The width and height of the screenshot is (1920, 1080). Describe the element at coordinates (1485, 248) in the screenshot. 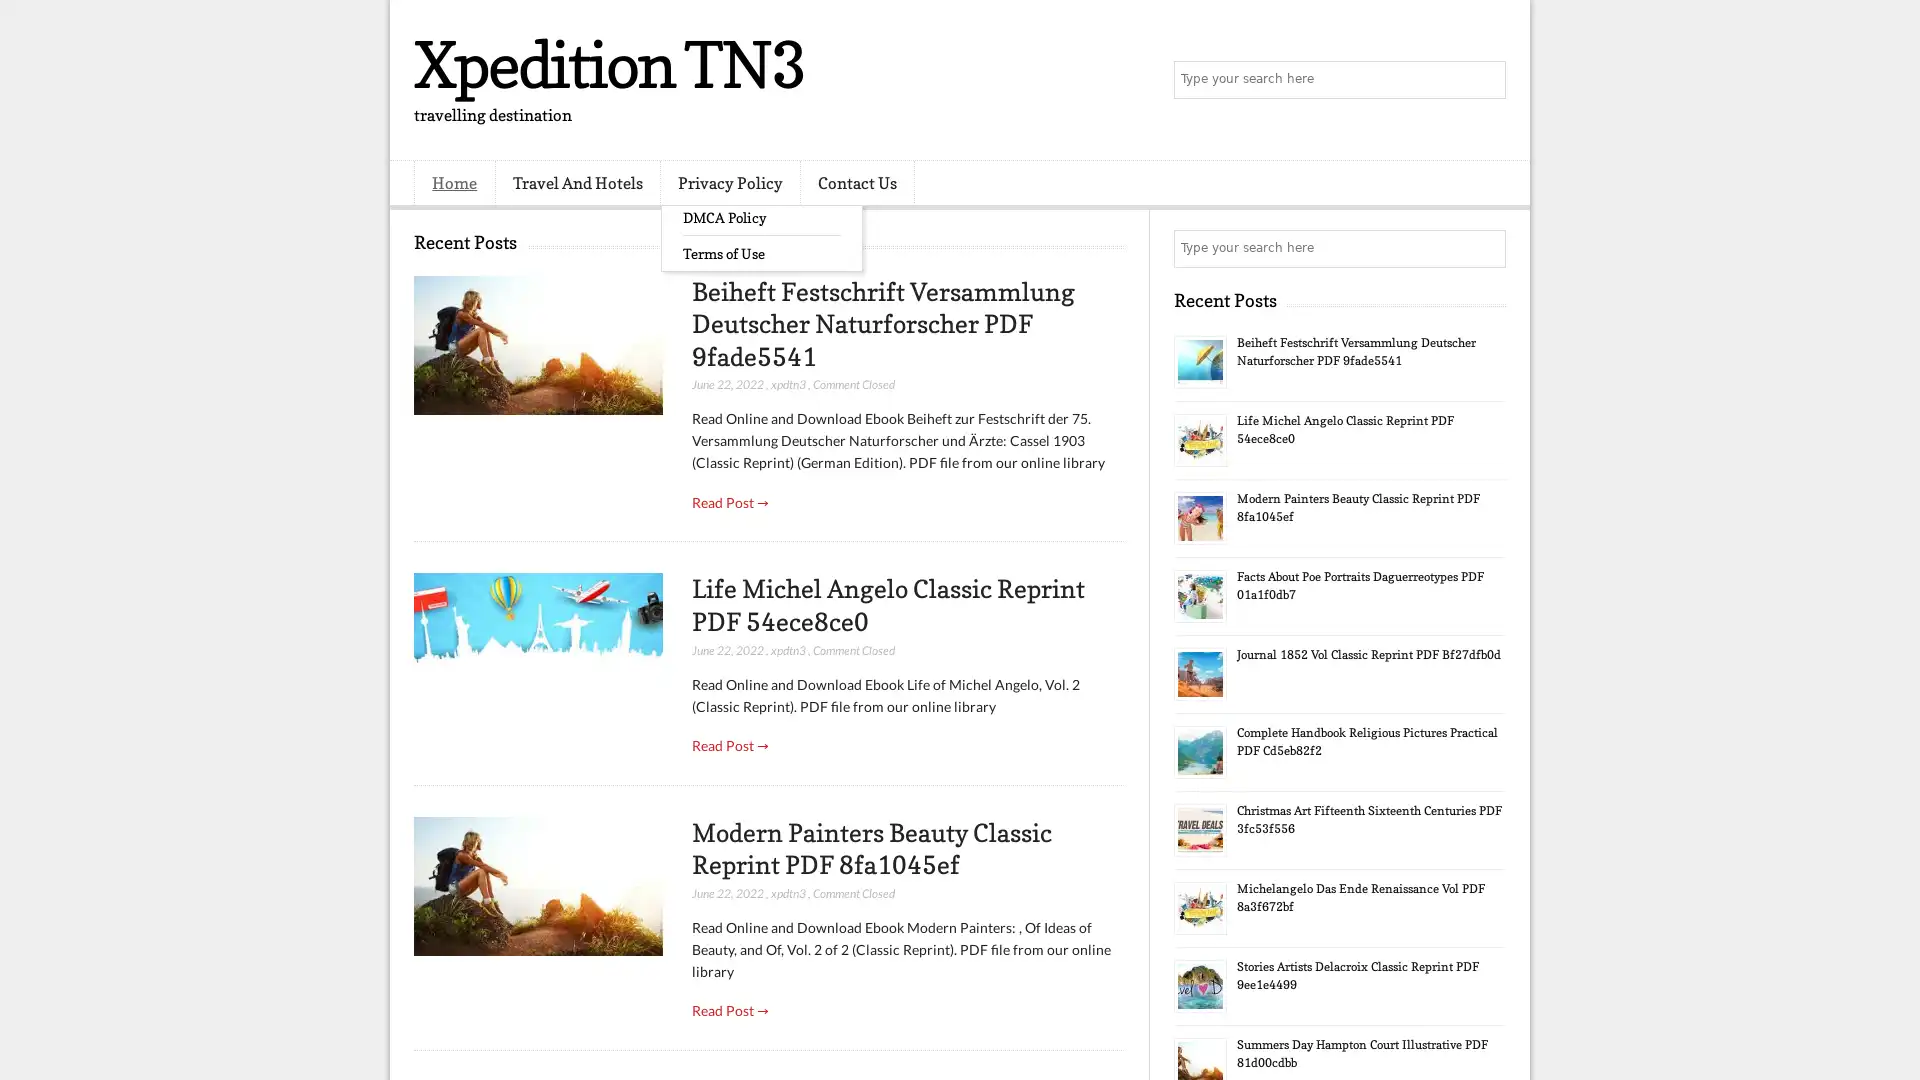

I see `Search` at that location.